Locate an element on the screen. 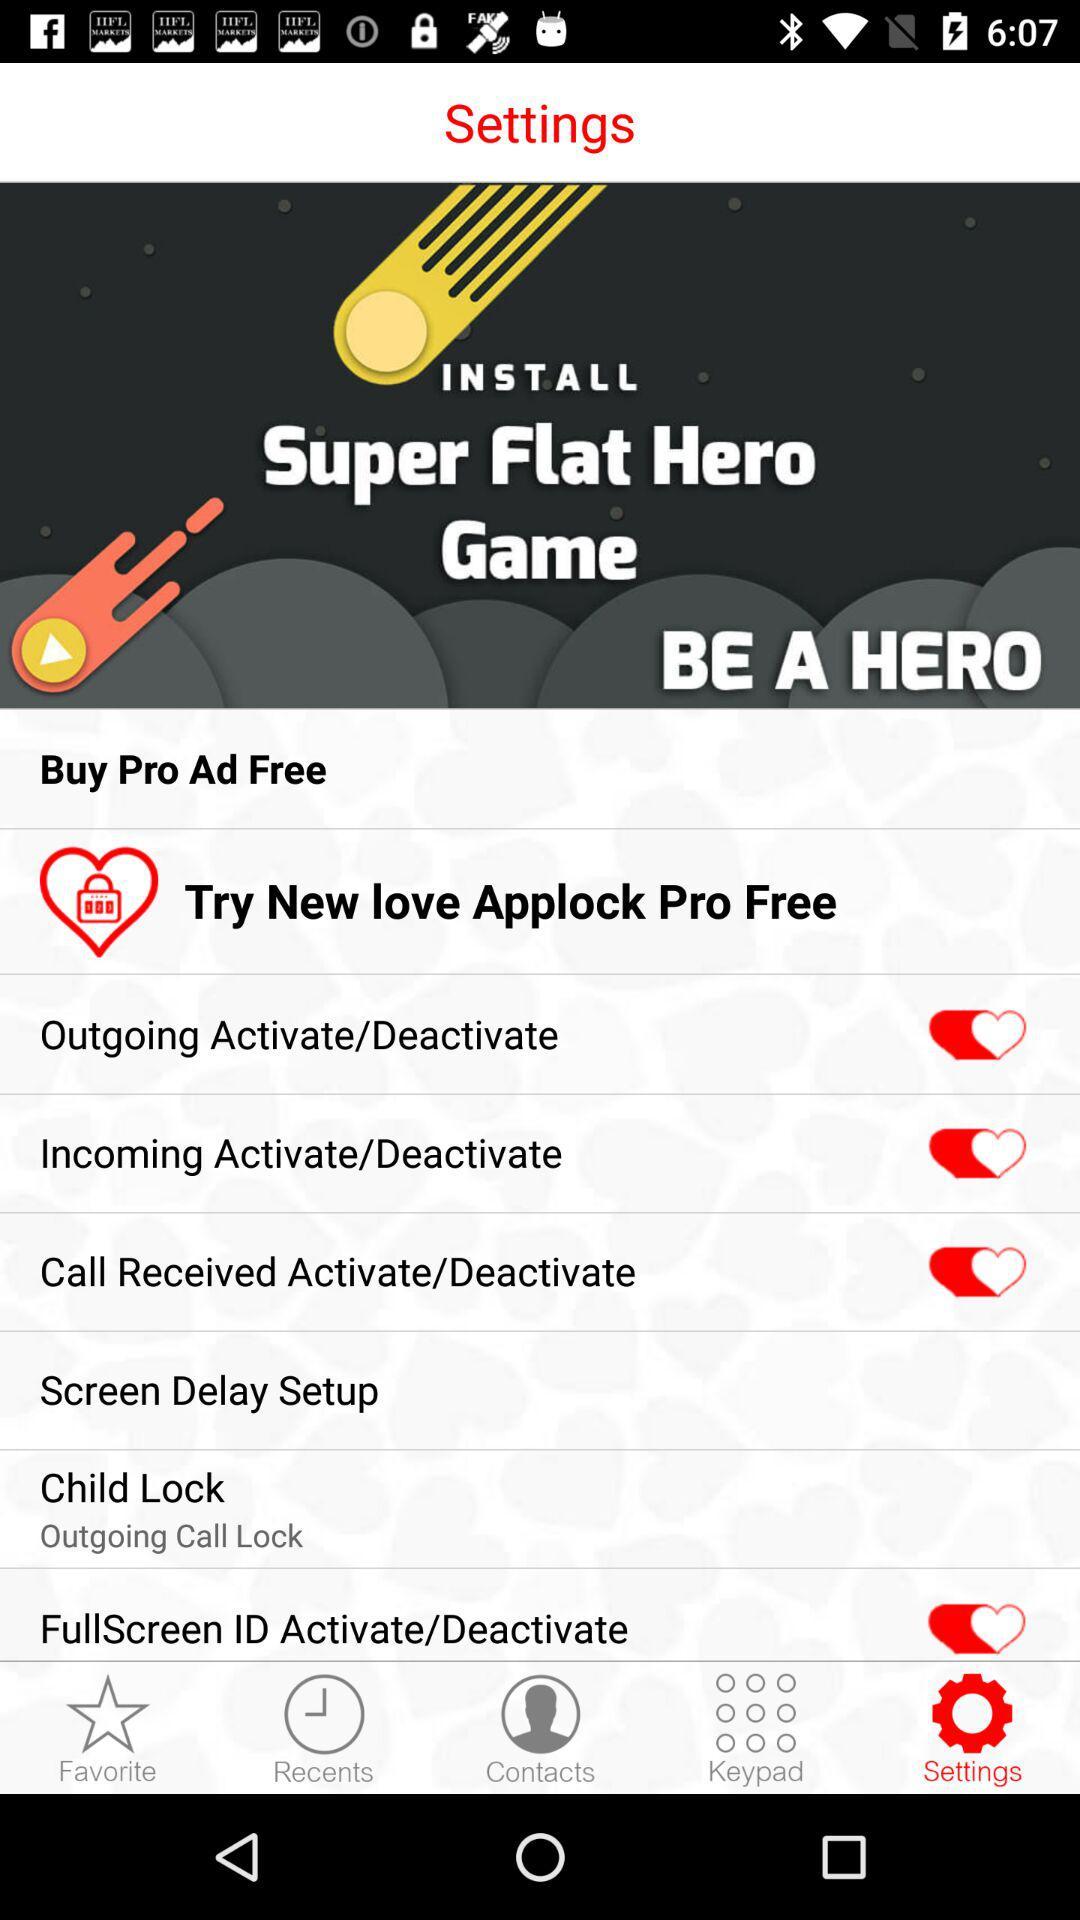 This screenshot has height=1920, width=1080. book the app is located at coordinates (971, 1728).